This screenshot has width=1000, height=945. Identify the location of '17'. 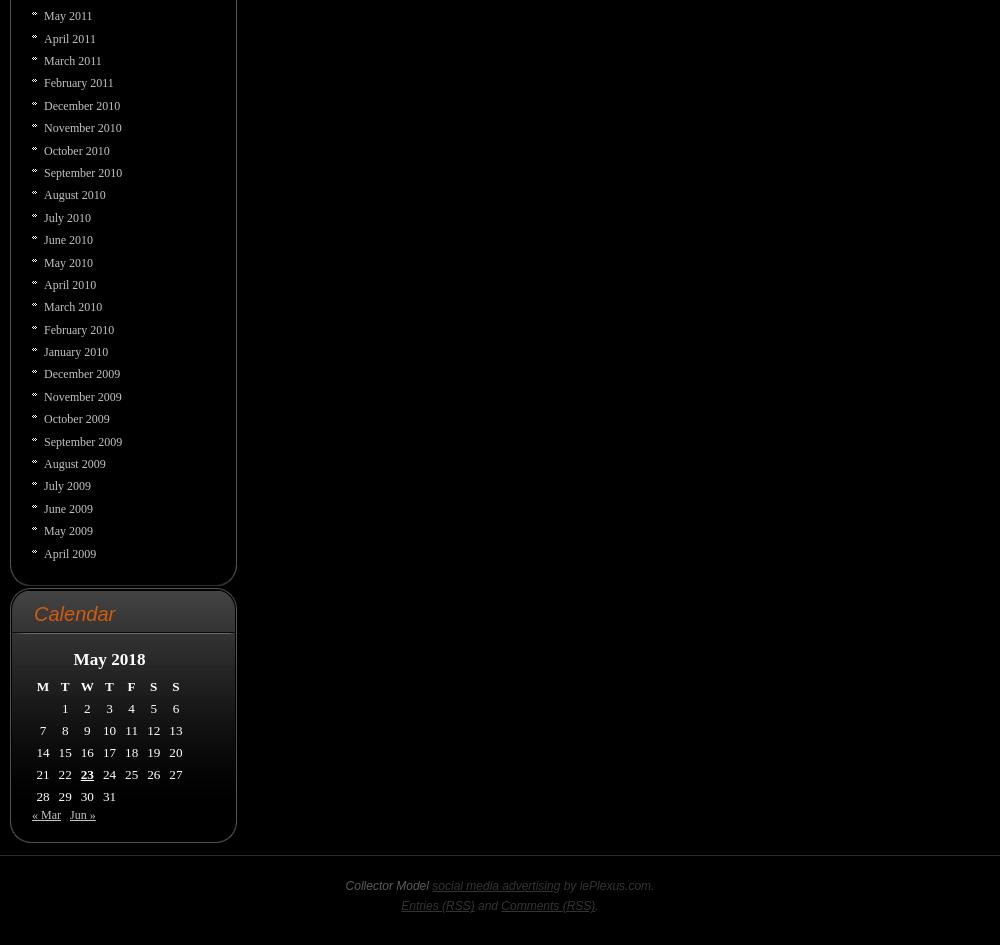
(101, 750).